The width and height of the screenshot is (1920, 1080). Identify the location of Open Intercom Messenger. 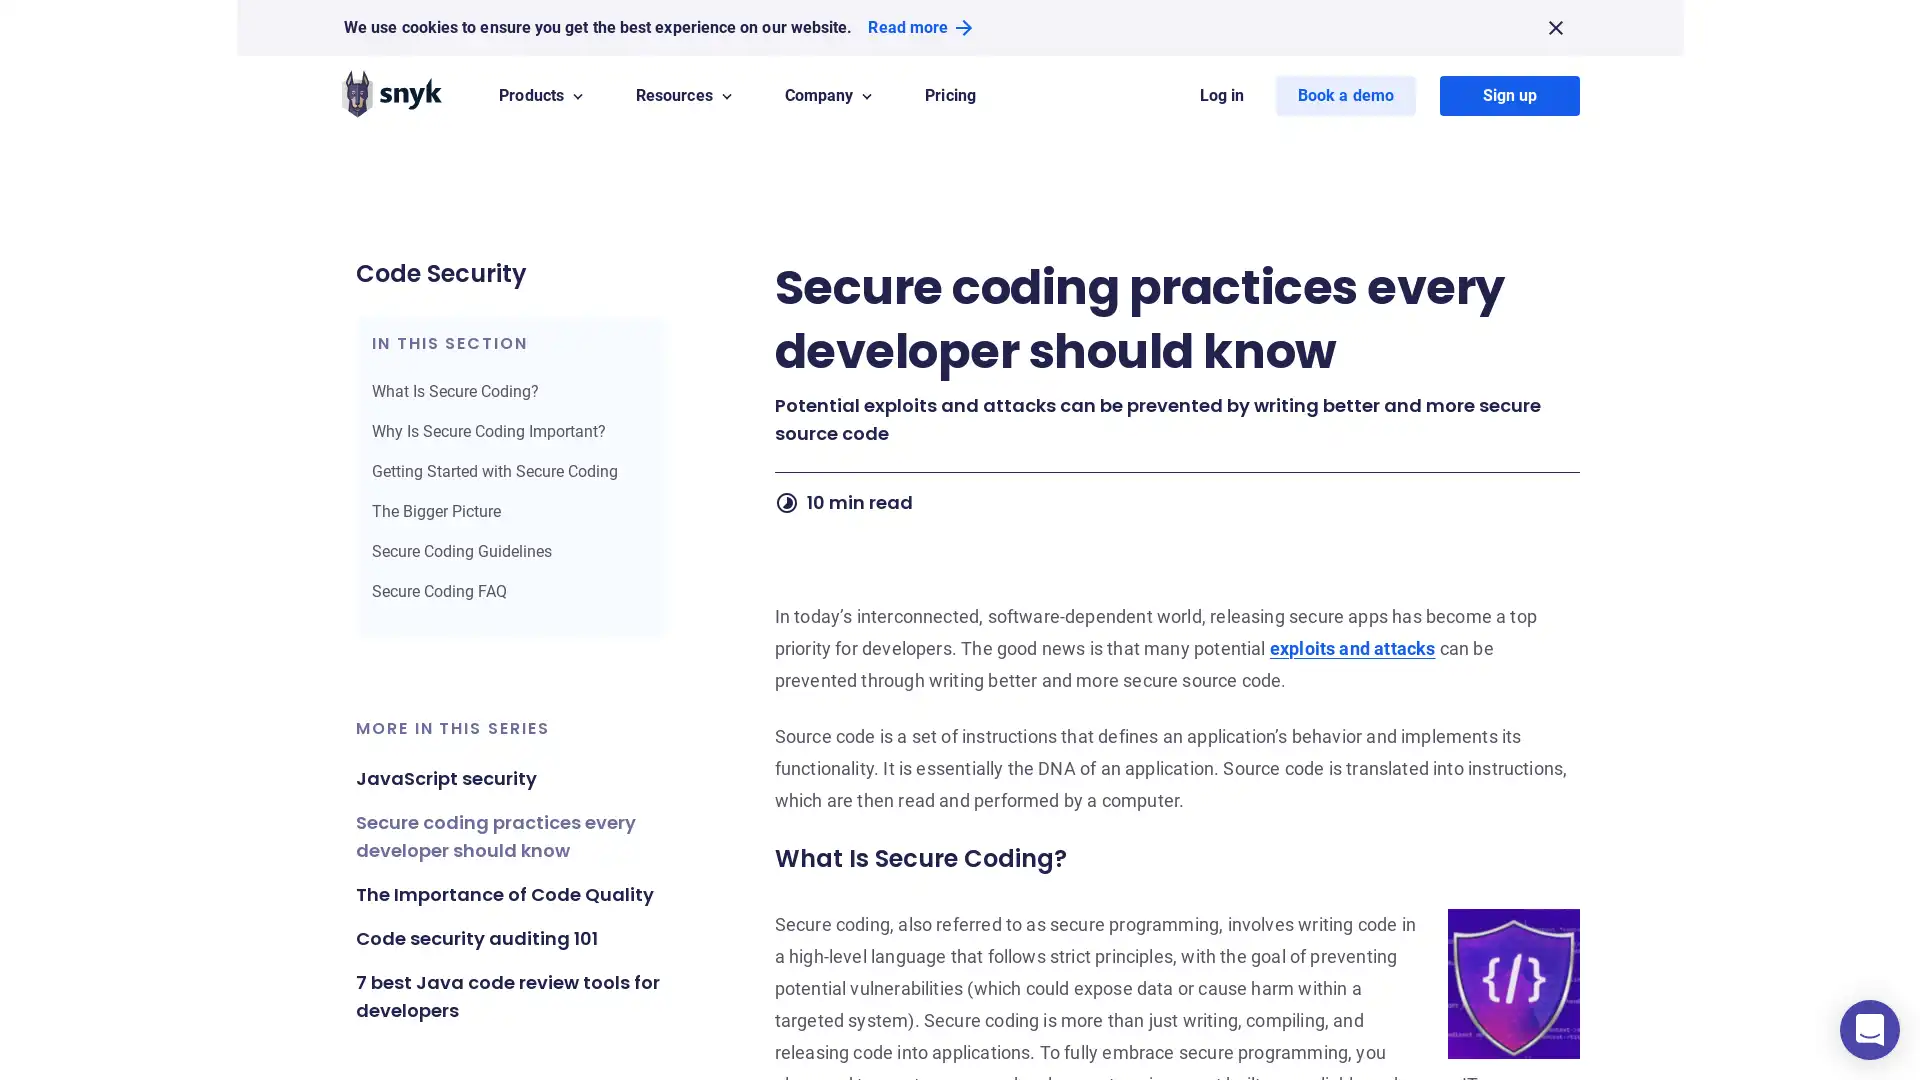
(1869, 1029).